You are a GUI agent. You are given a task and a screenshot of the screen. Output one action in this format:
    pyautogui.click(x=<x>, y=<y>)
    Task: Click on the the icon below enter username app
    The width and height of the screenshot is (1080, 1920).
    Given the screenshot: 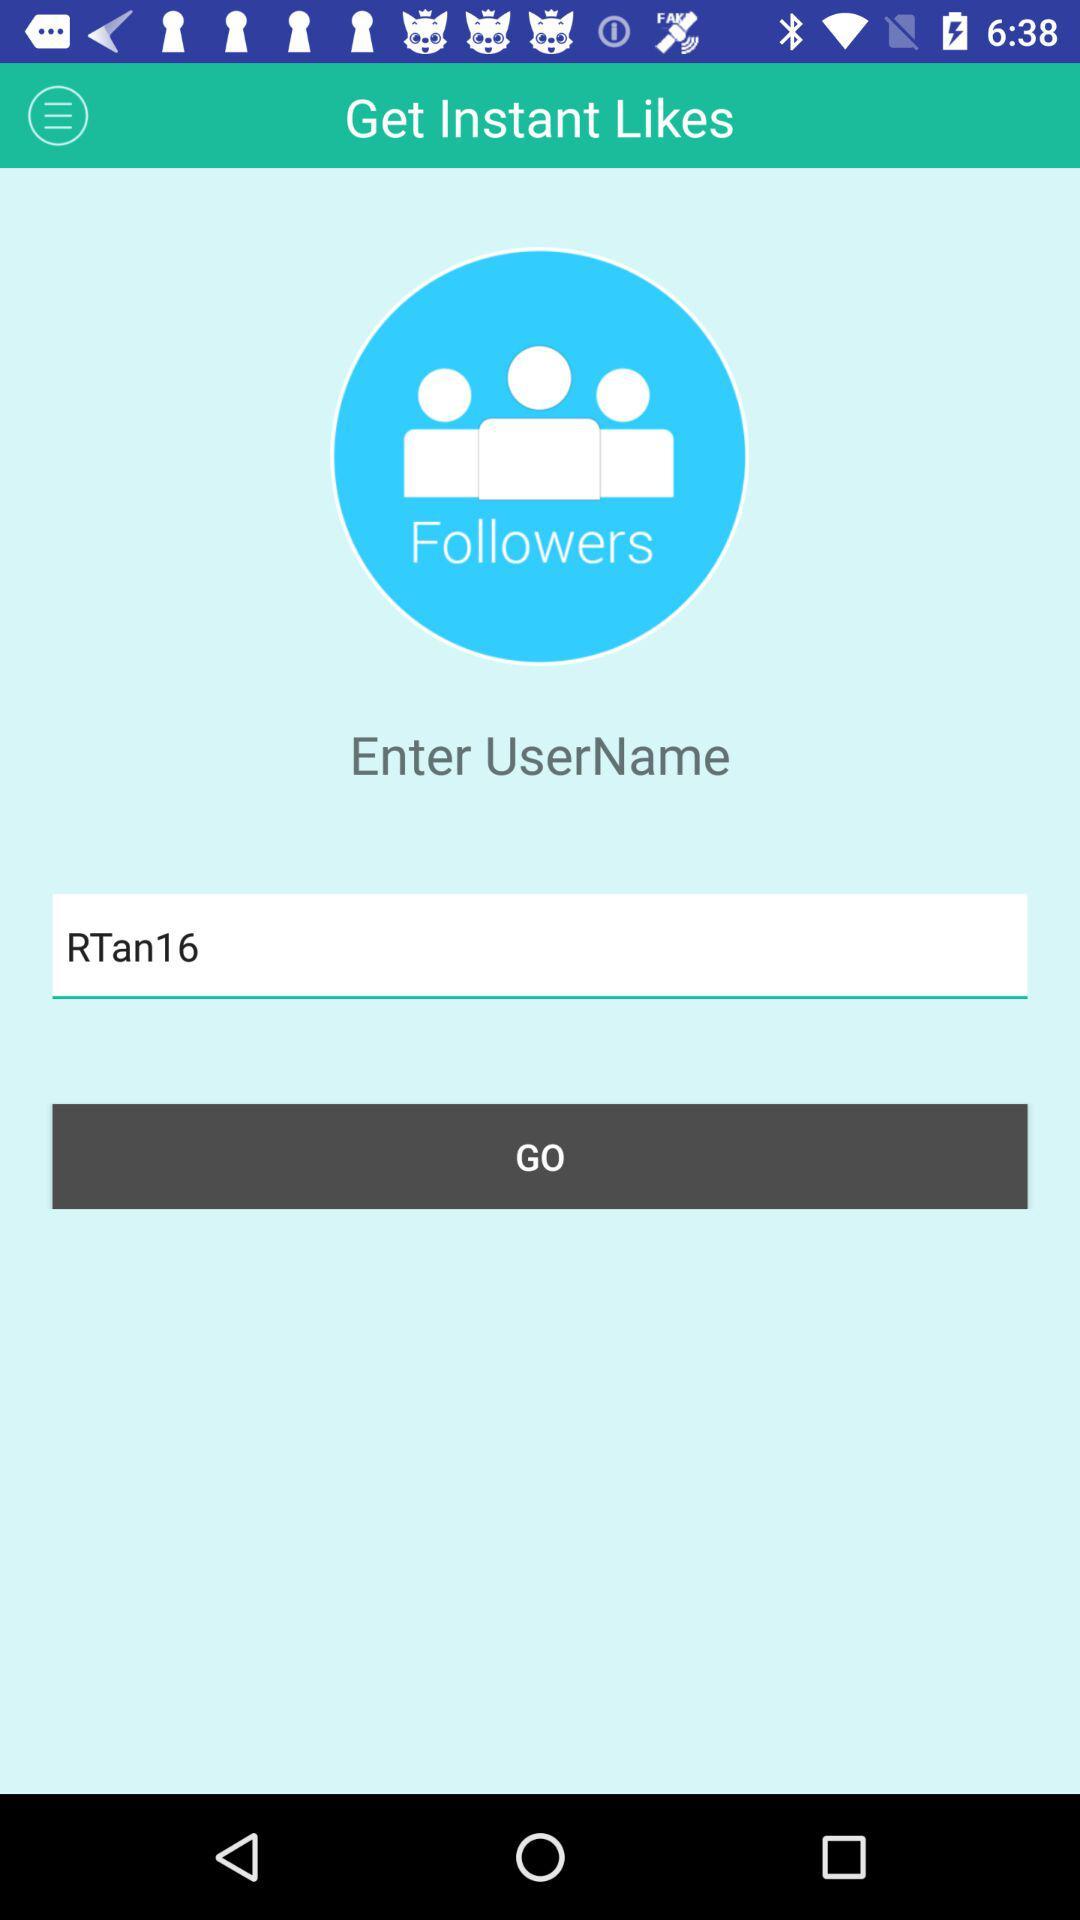 What is the action you would take?
    pyautogui.click(x=540, y=945)
    